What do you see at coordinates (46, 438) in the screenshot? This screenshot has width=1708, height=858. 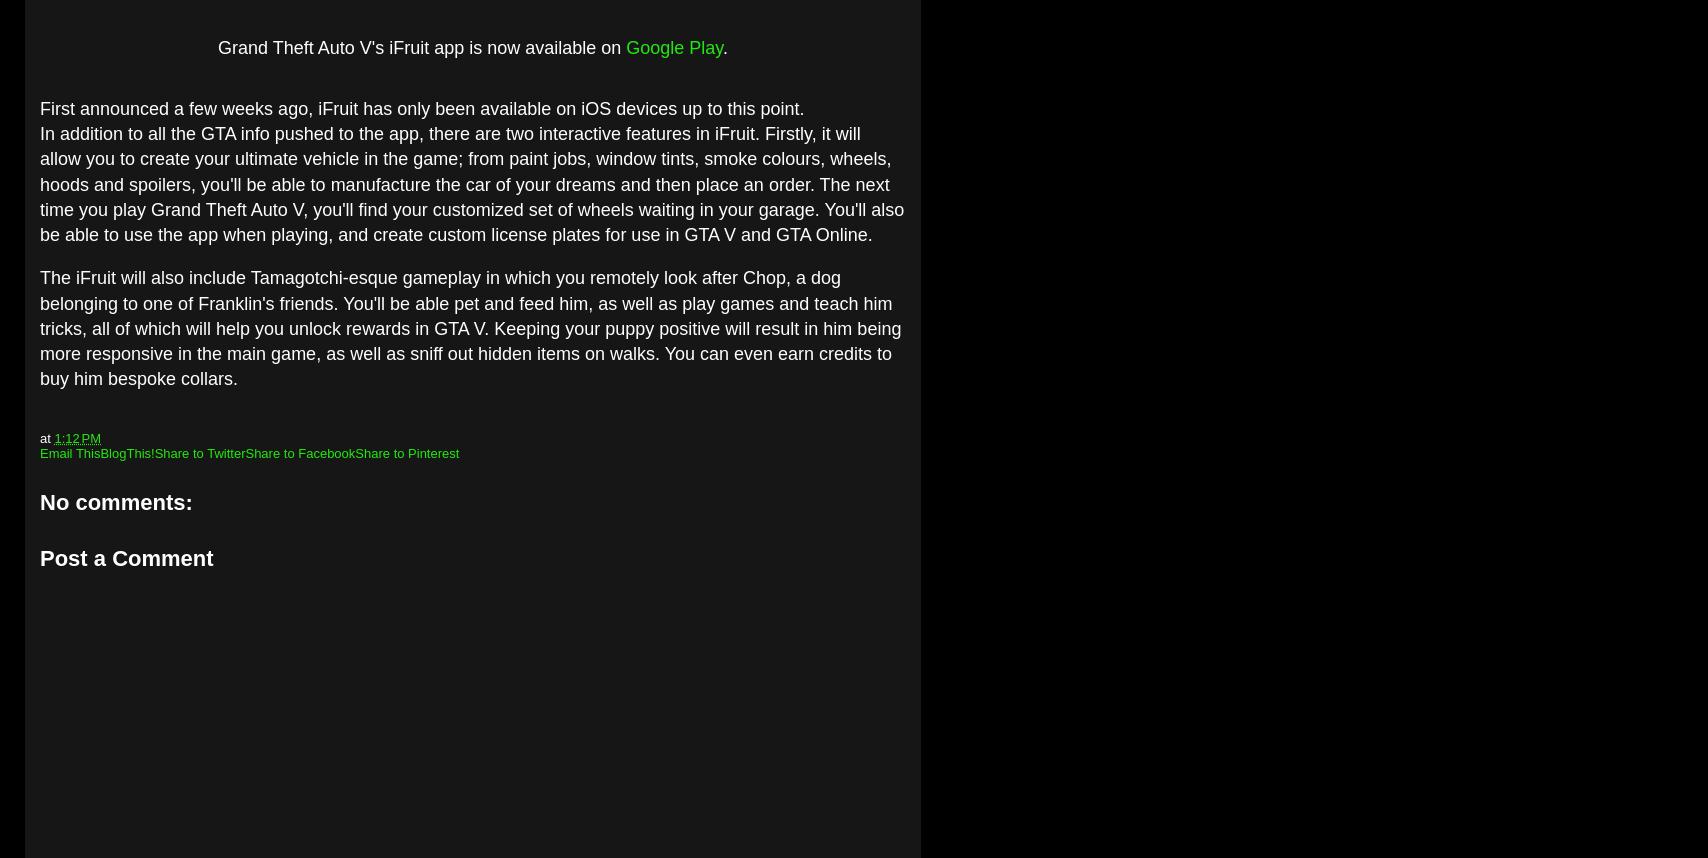 I see `'at'` at bounding box center [46, 438].